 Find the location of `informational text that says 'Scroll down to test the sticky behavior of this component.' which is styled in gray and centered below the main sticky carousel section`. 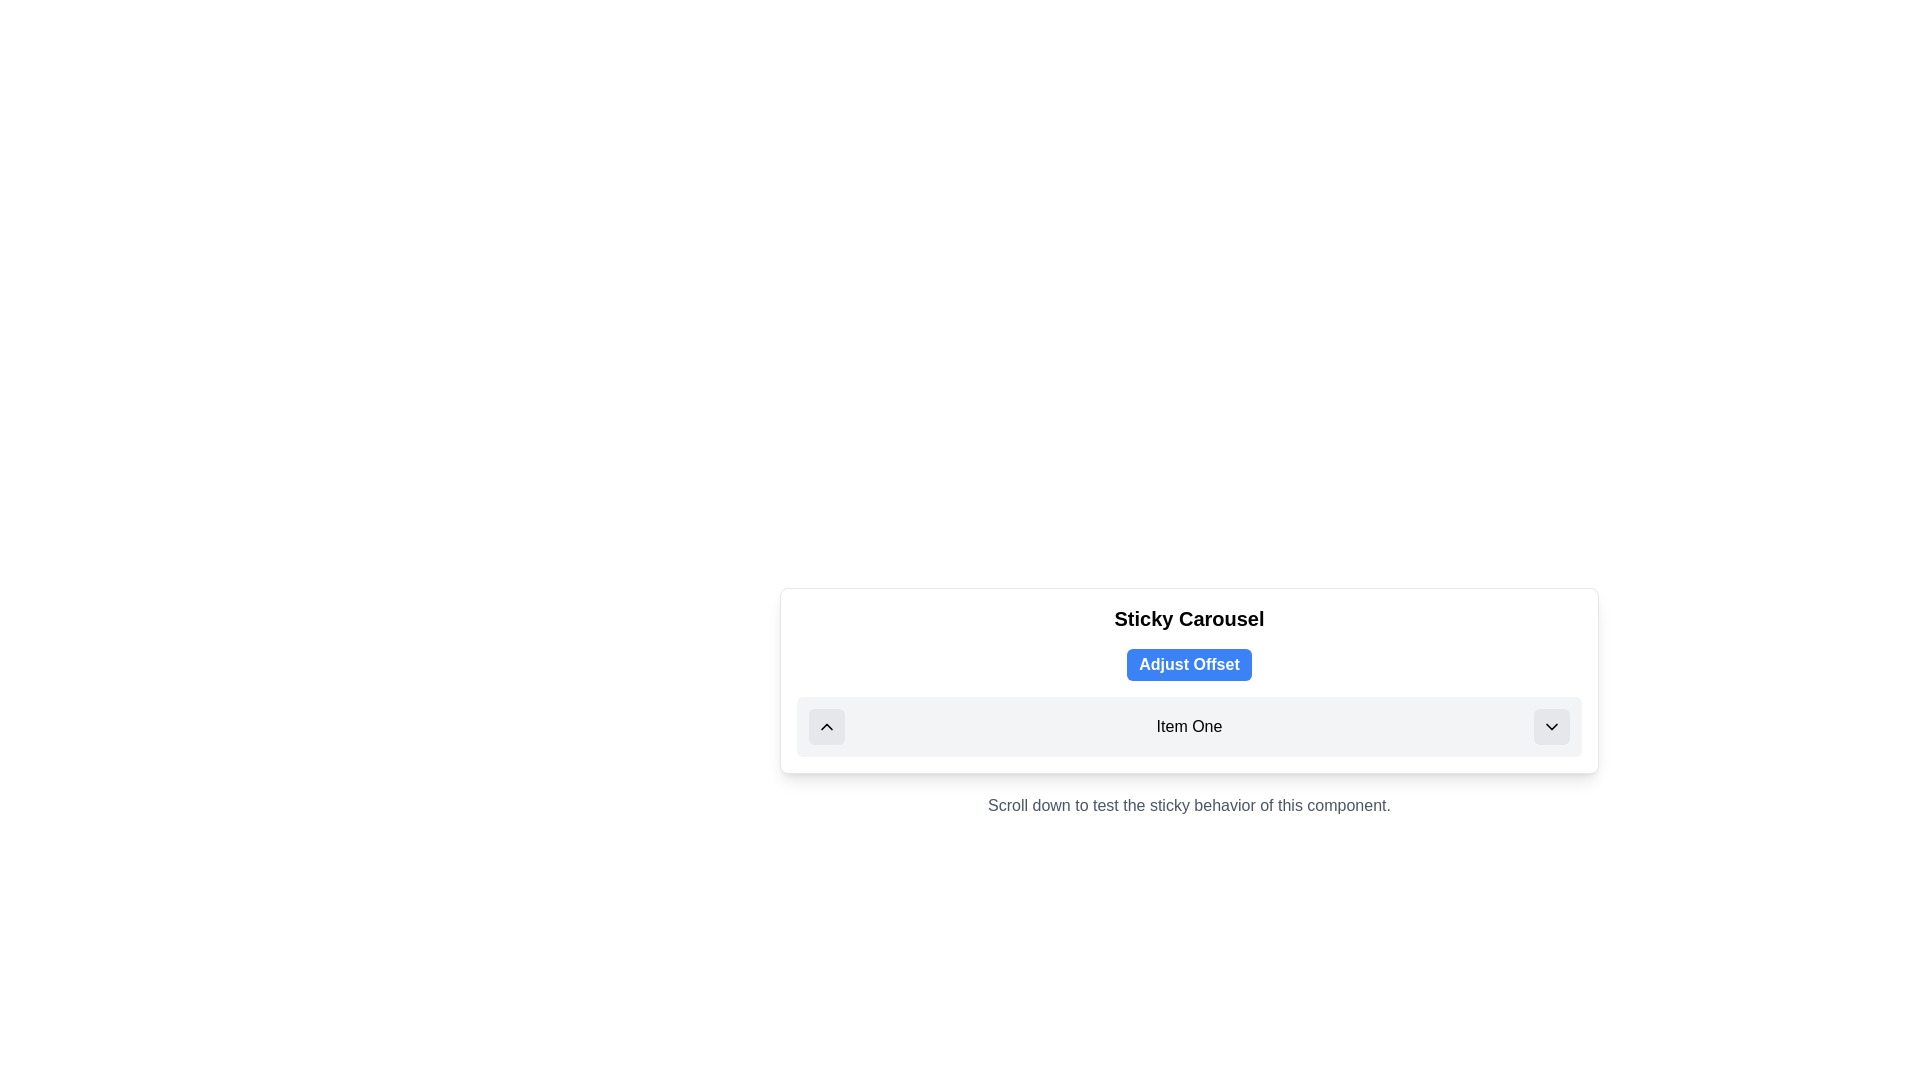

informational text that says 'Scroll down to test the sticky behavior of this component.' which is styled in gray and centered below the main sticky carousel section is located at coordinates (1189, 805).